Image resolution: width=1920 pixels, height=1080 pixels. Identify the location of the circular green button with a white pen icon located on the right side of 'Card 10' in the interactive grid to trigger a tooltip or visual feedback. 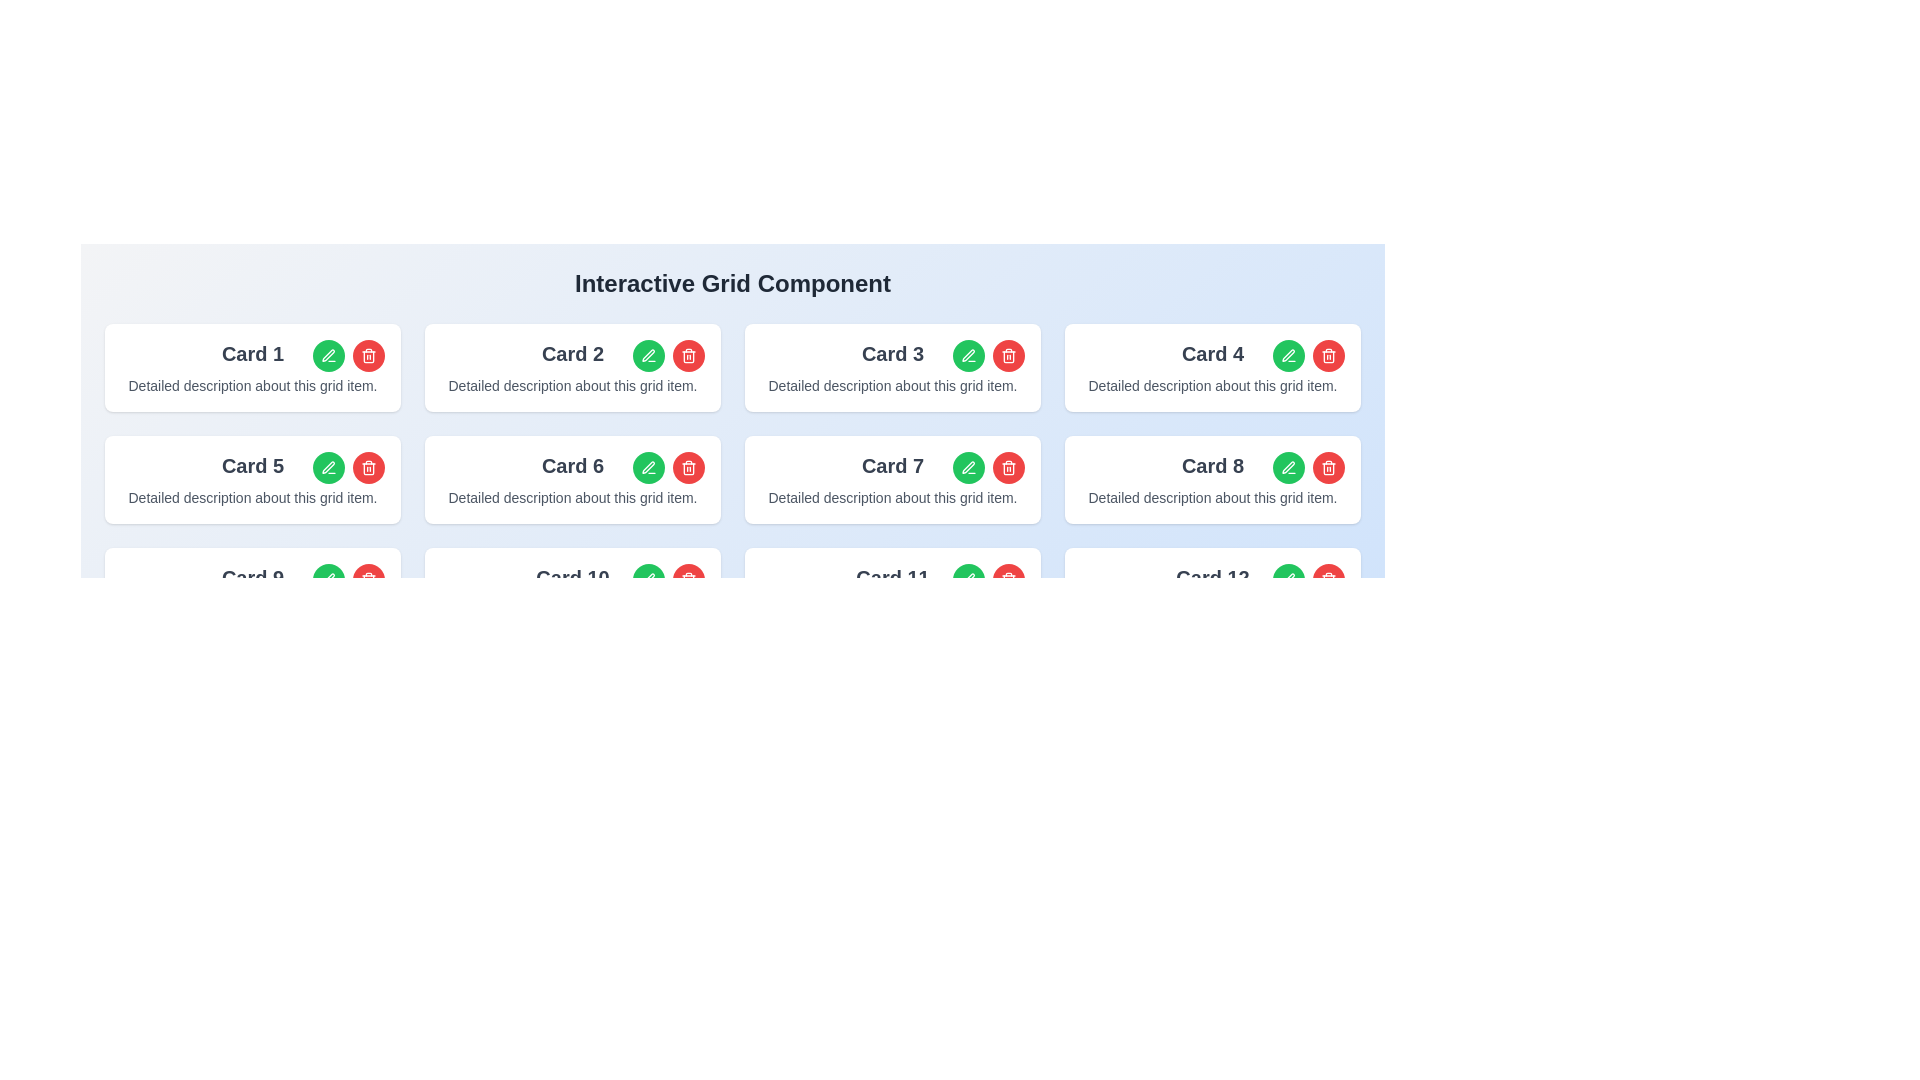
(648, 579).